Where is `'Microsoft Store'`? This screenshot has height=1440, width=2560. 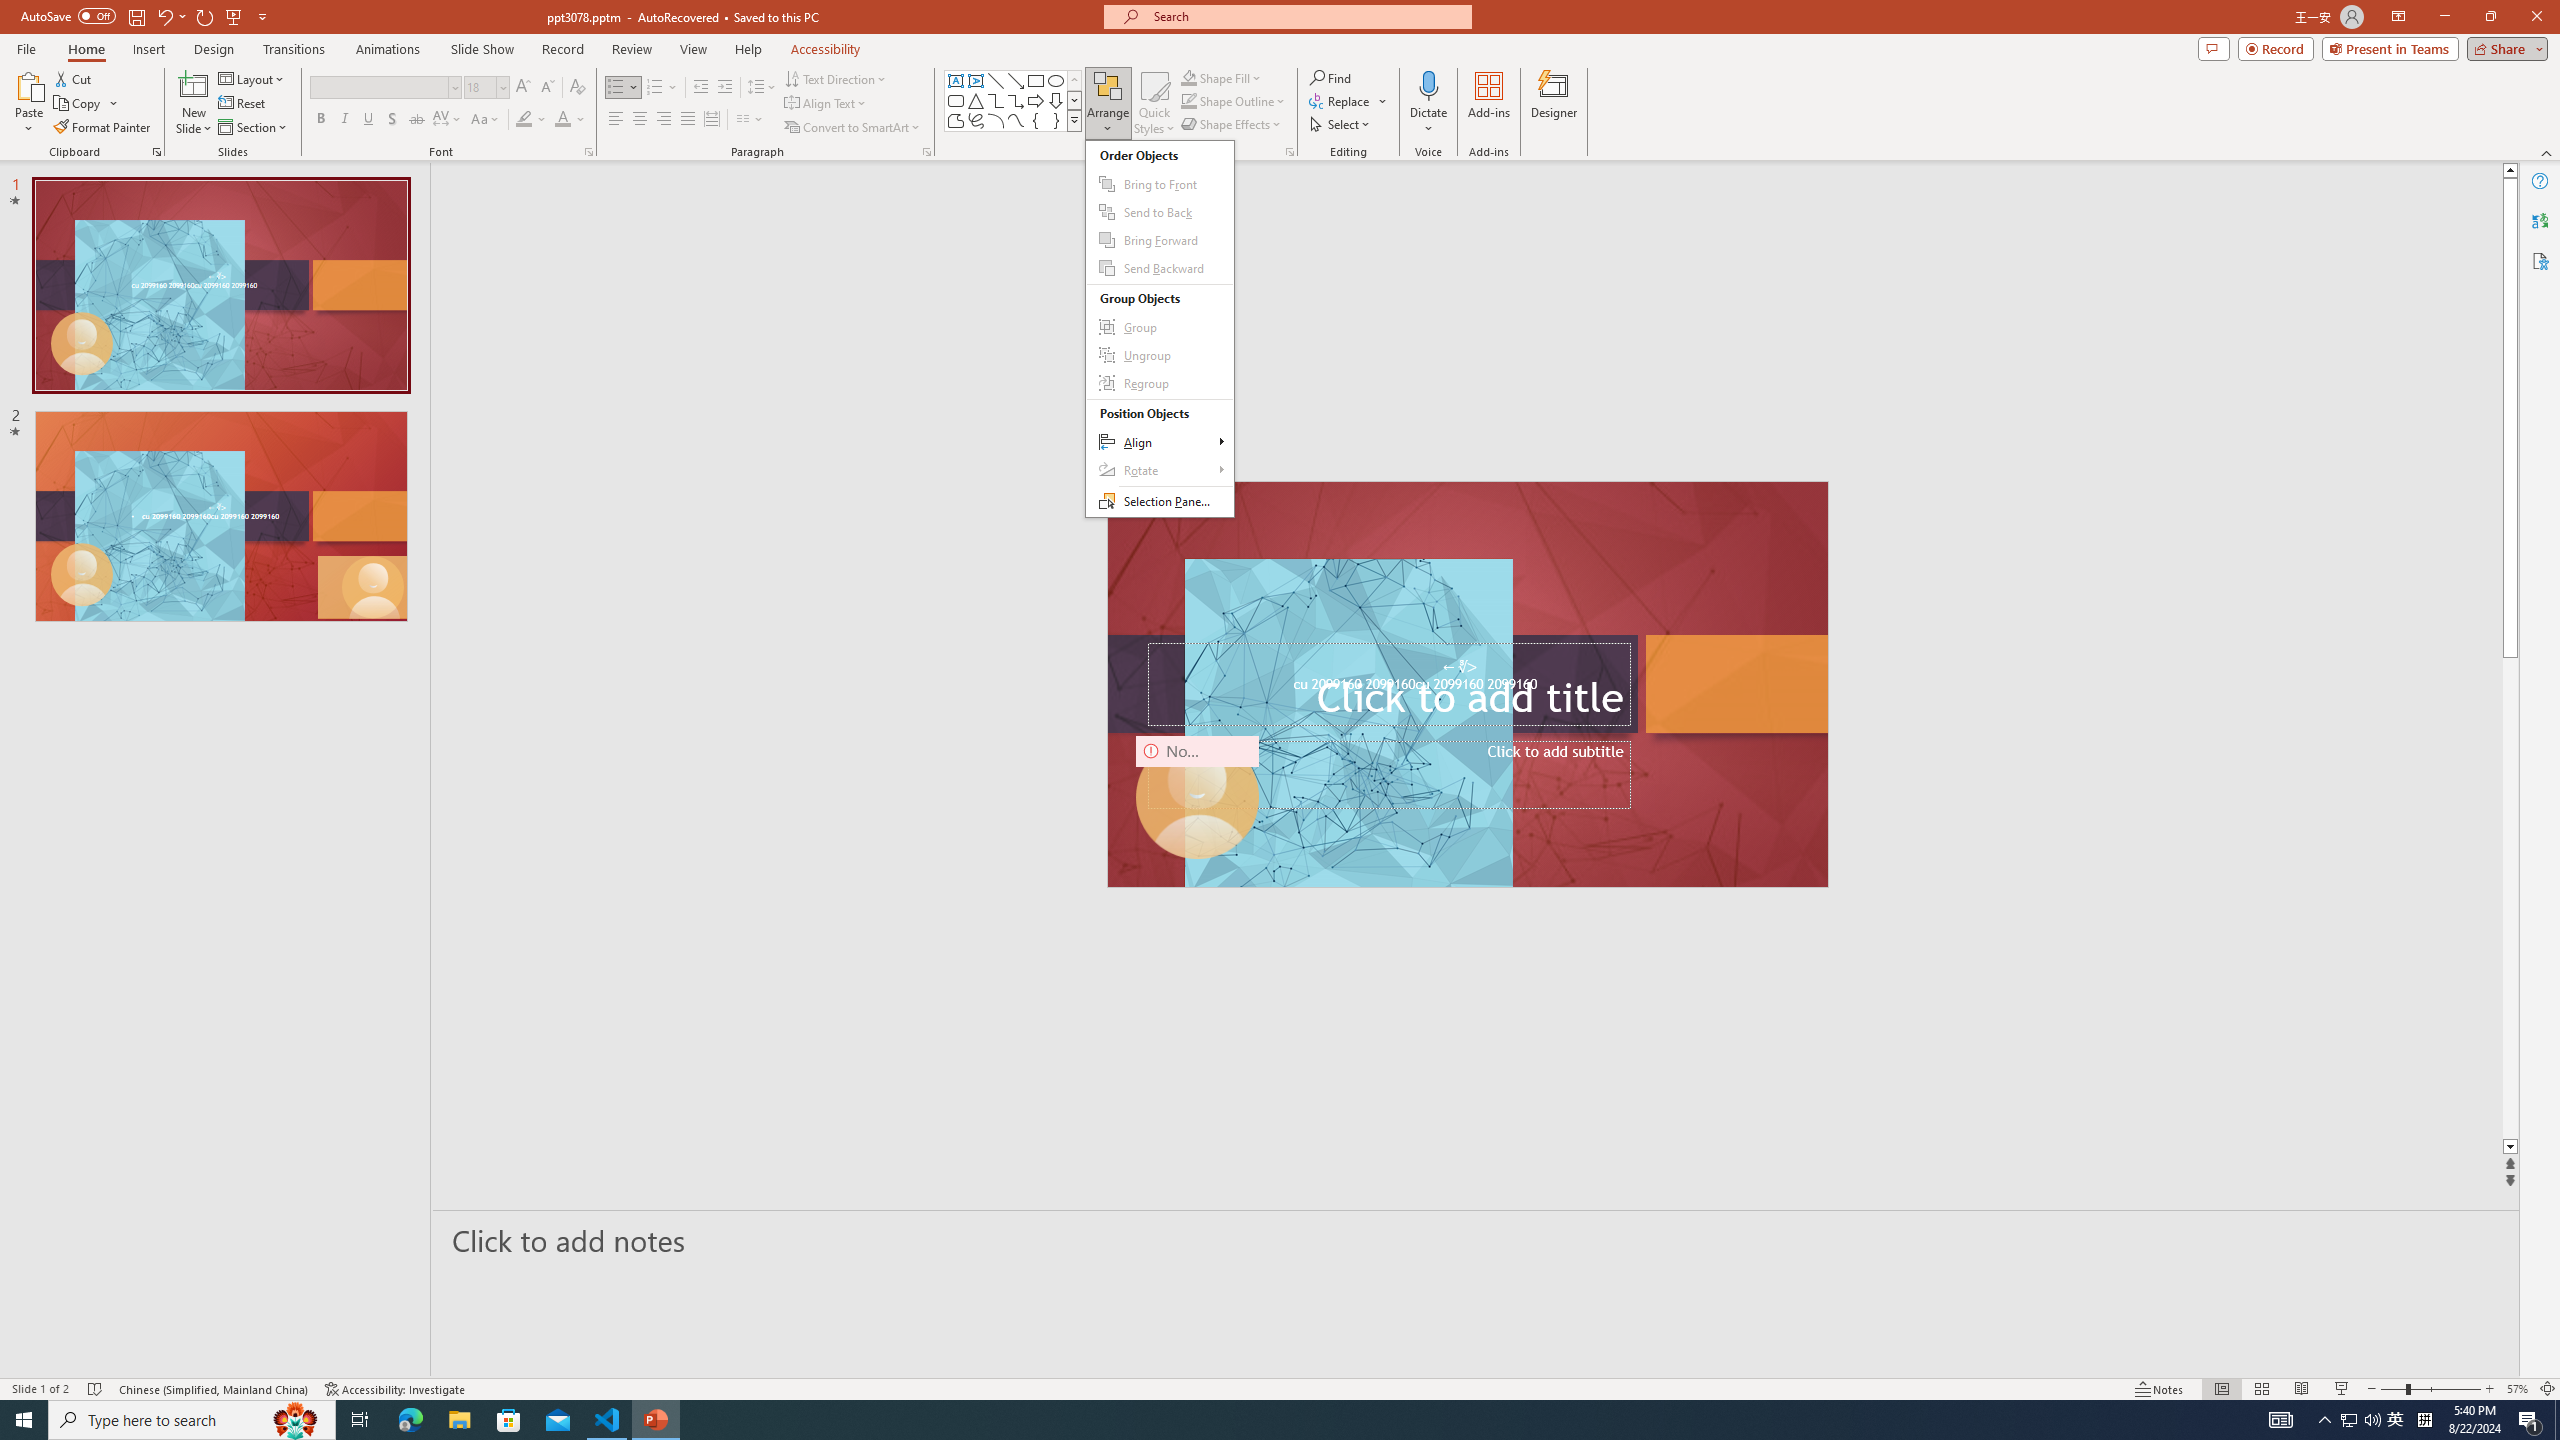
'Microsoft Store' is located at coordinates (509, 1418).